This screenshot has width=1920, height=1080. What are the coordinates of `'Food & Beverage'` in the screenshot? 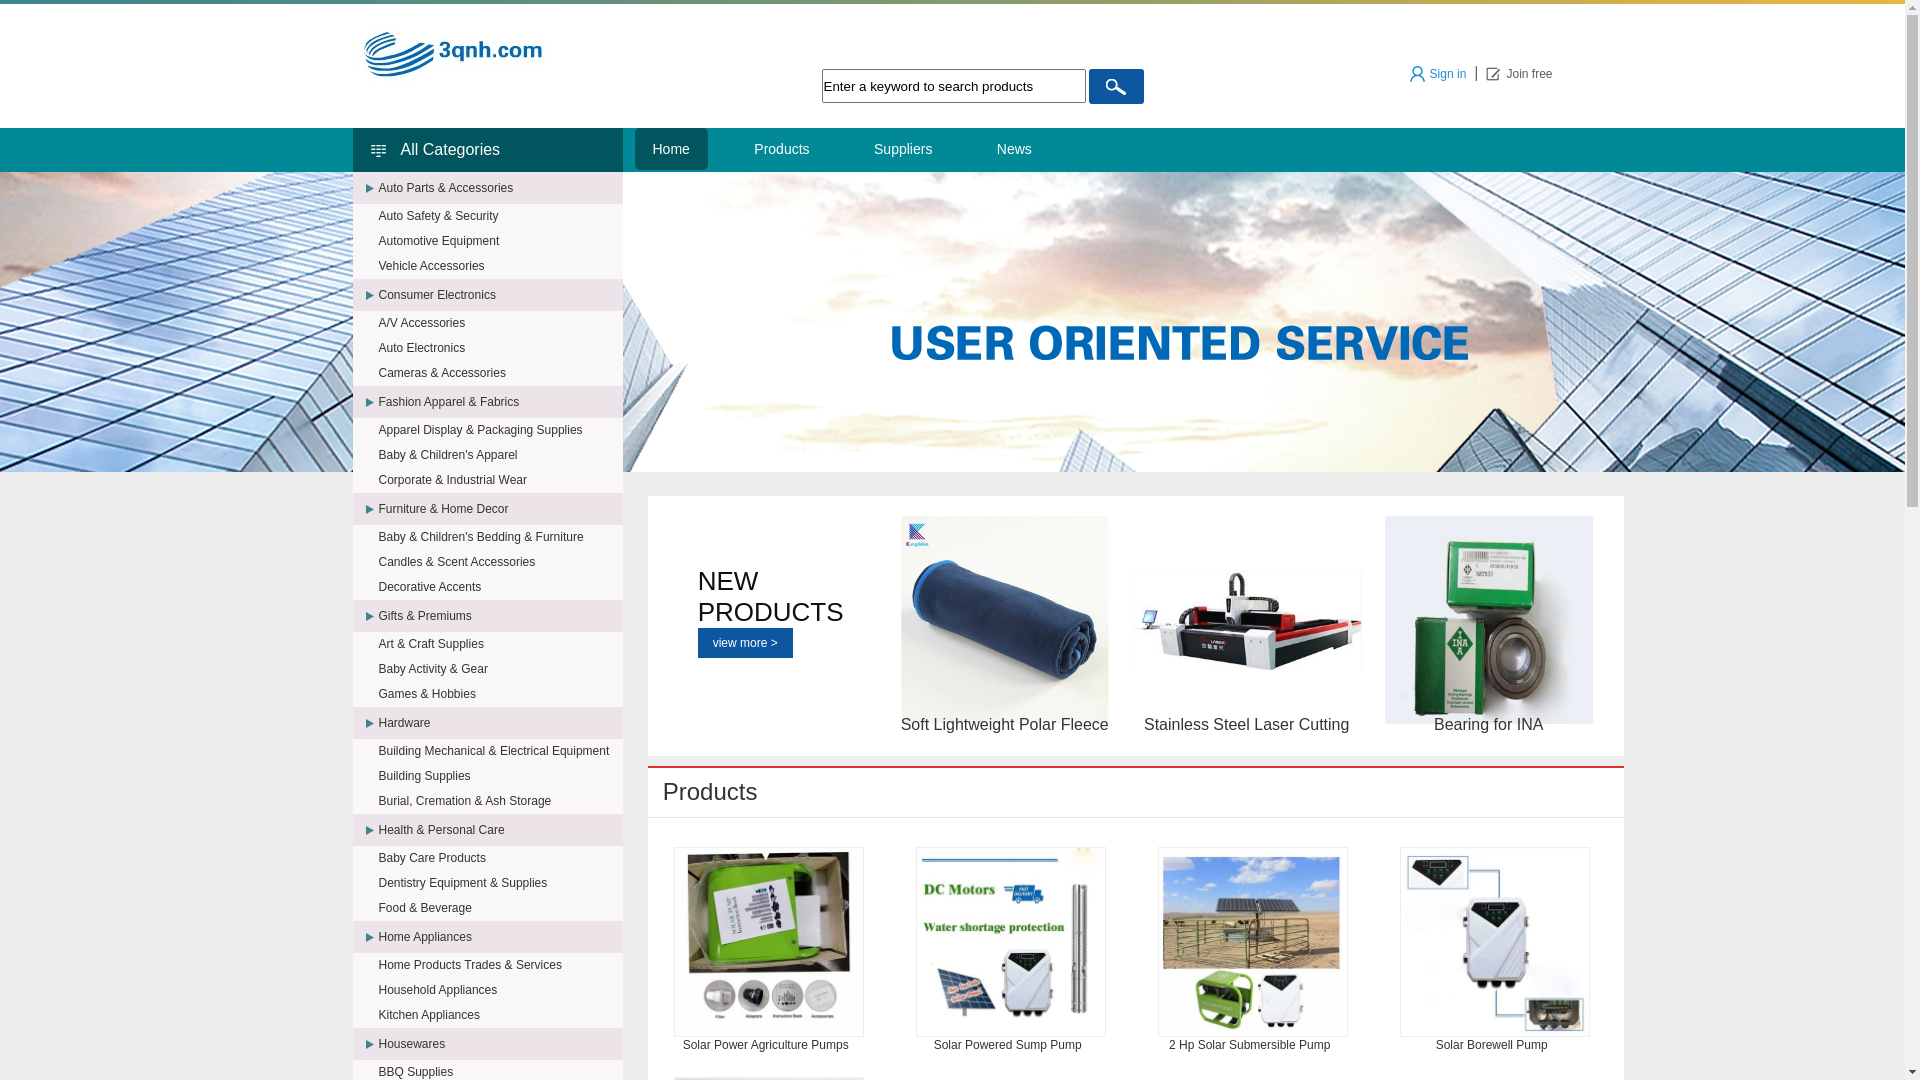 It's located at (499, 907).